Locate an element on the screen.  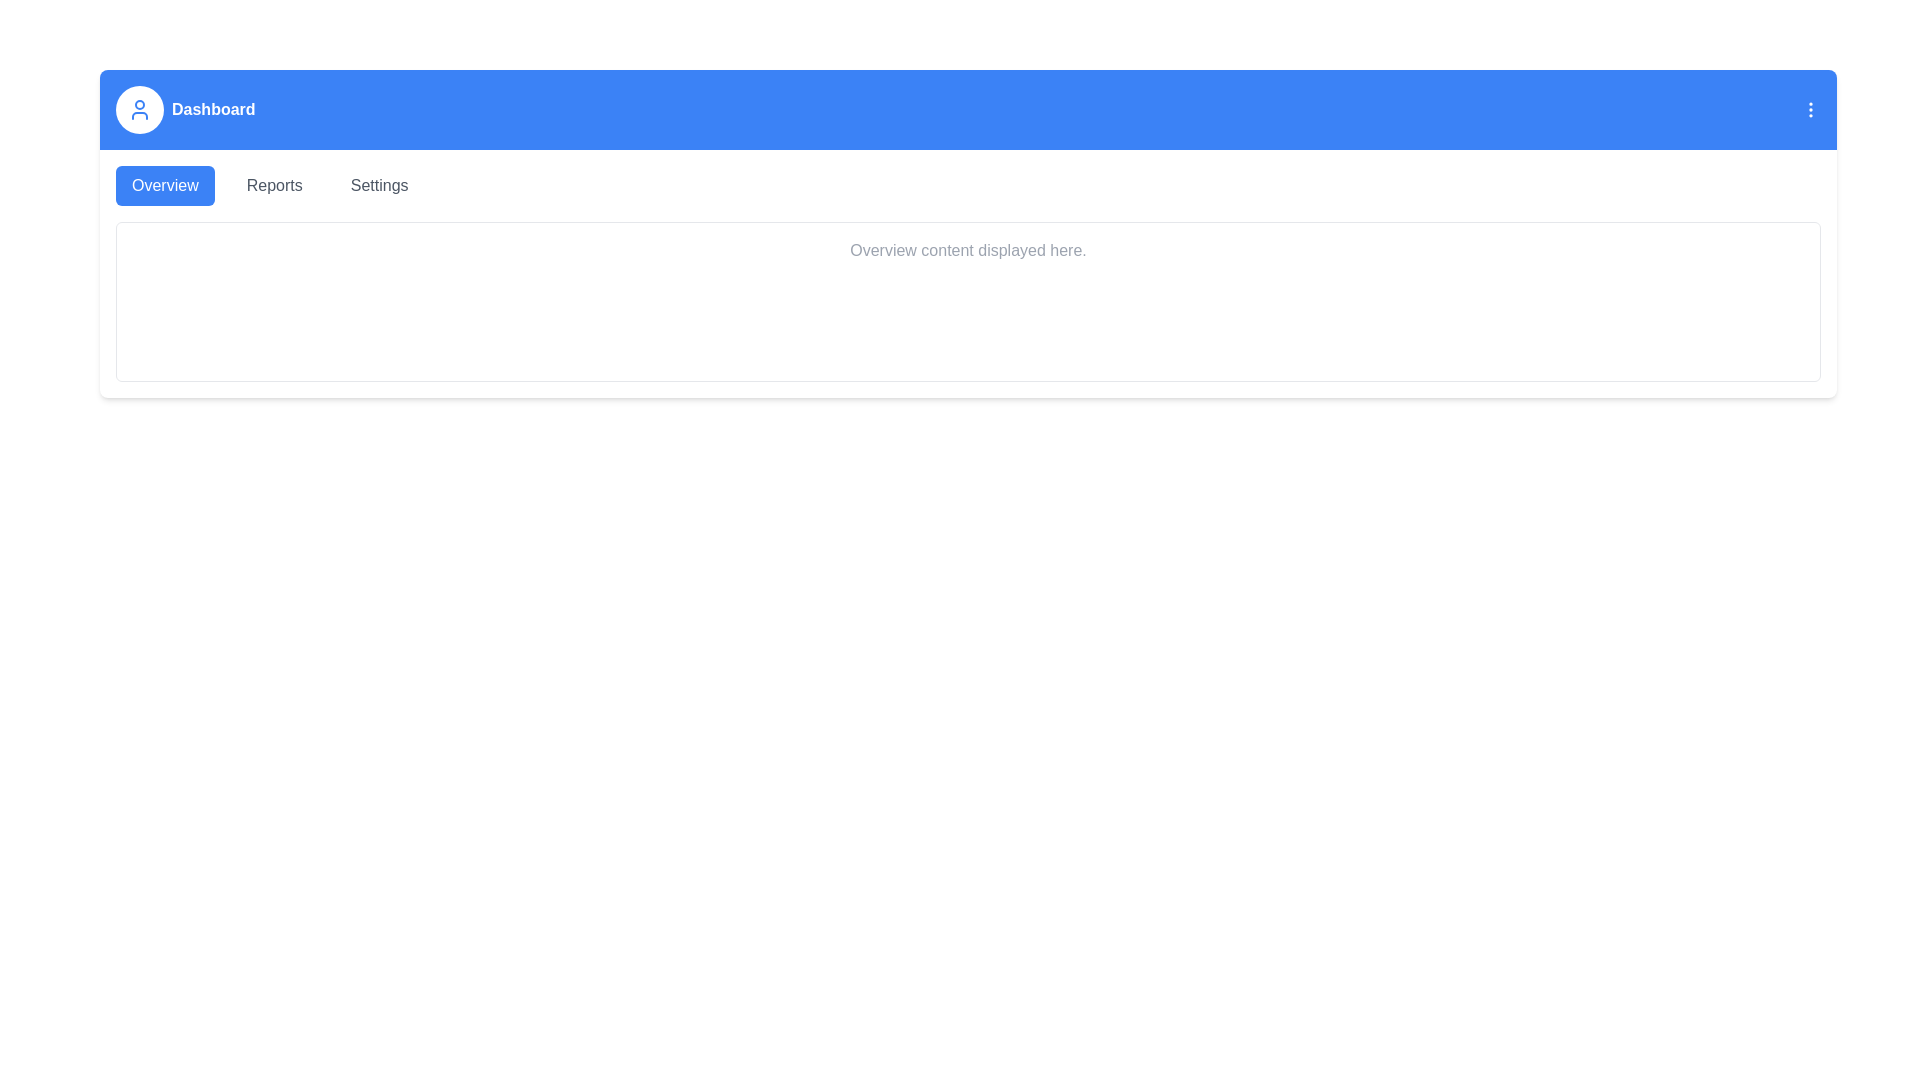
the text label that identifies the current section, located in the header bar to the immediate right of the circular user icon is located at coordinates (213, 110).